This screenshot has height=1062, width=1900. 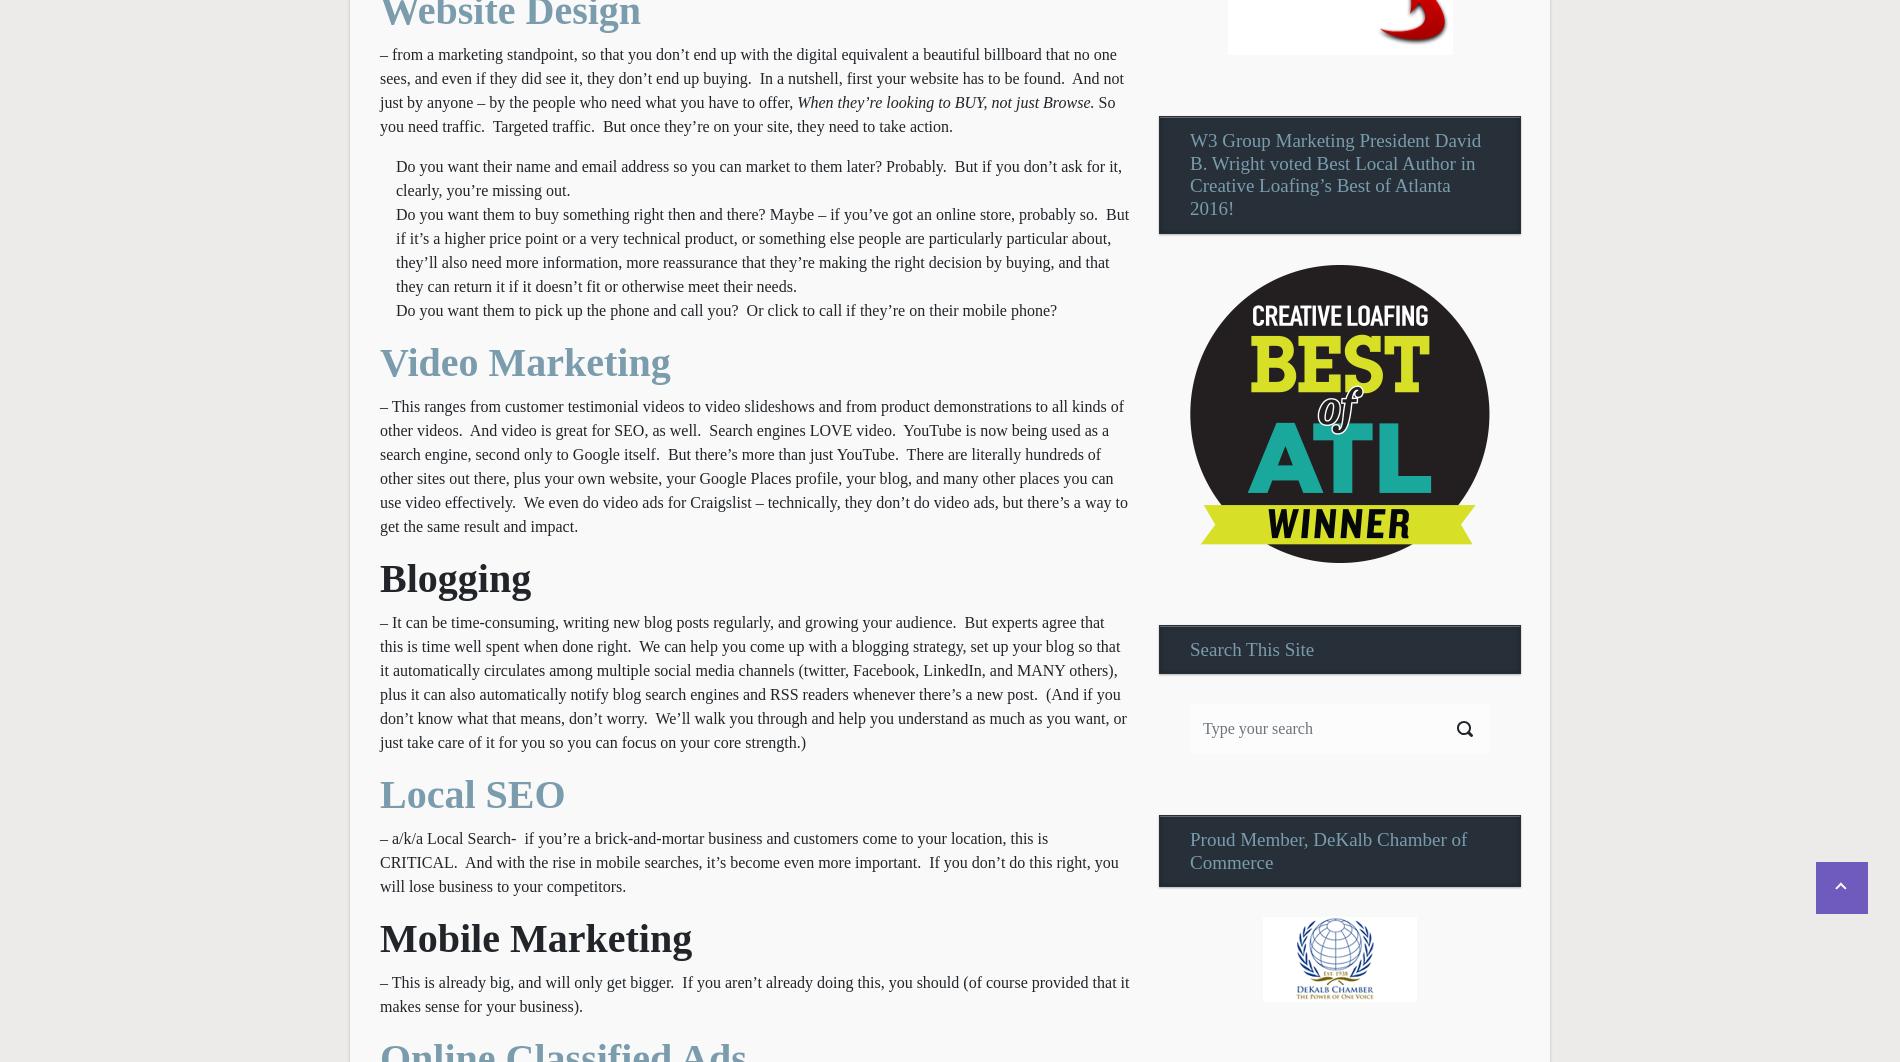 What do you see at coordinates (944, 101) in the screenshot?
I see `'When they’re looking to BUY, not just Browse.'` at bounding box center [944, 101].